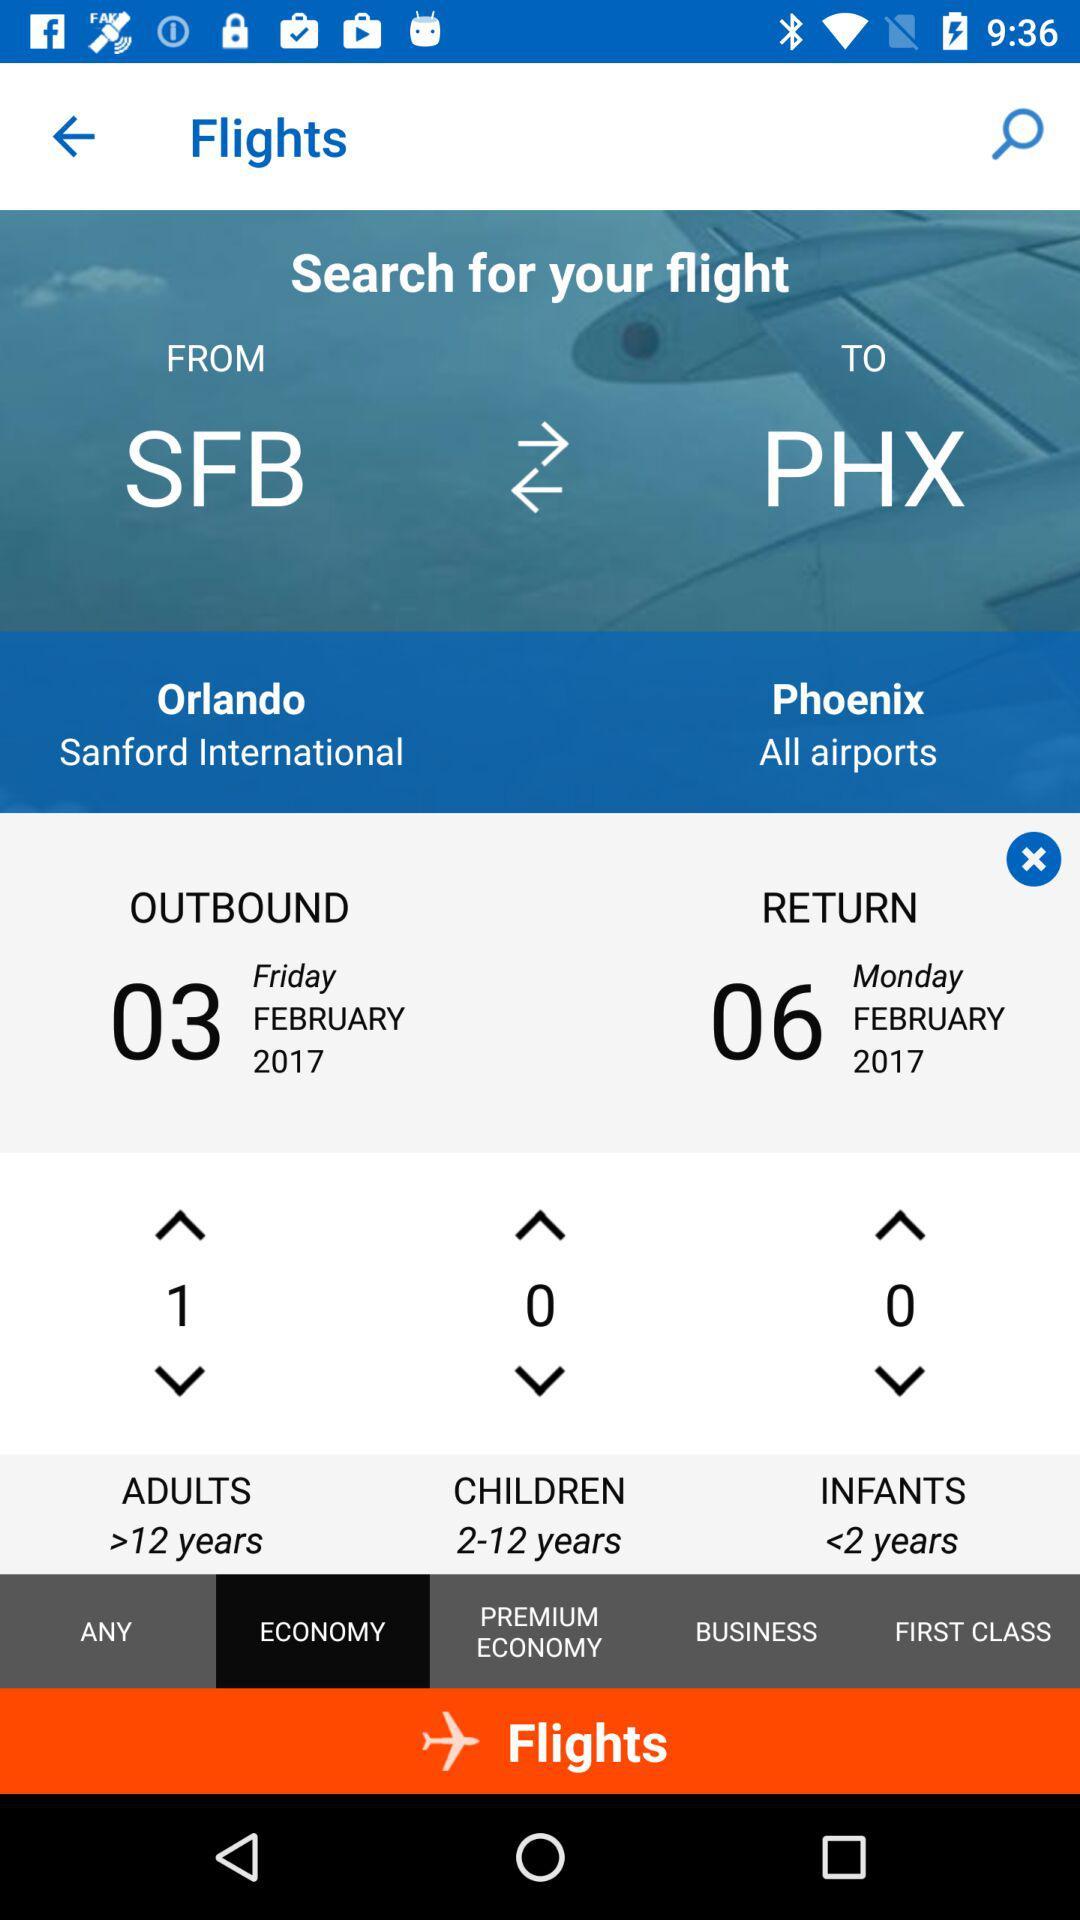 The width and height of the screenshot is (1080, 1920). Describe the element at coordinates (898, 1224) in the screenshot. I see `increase number` at that location.